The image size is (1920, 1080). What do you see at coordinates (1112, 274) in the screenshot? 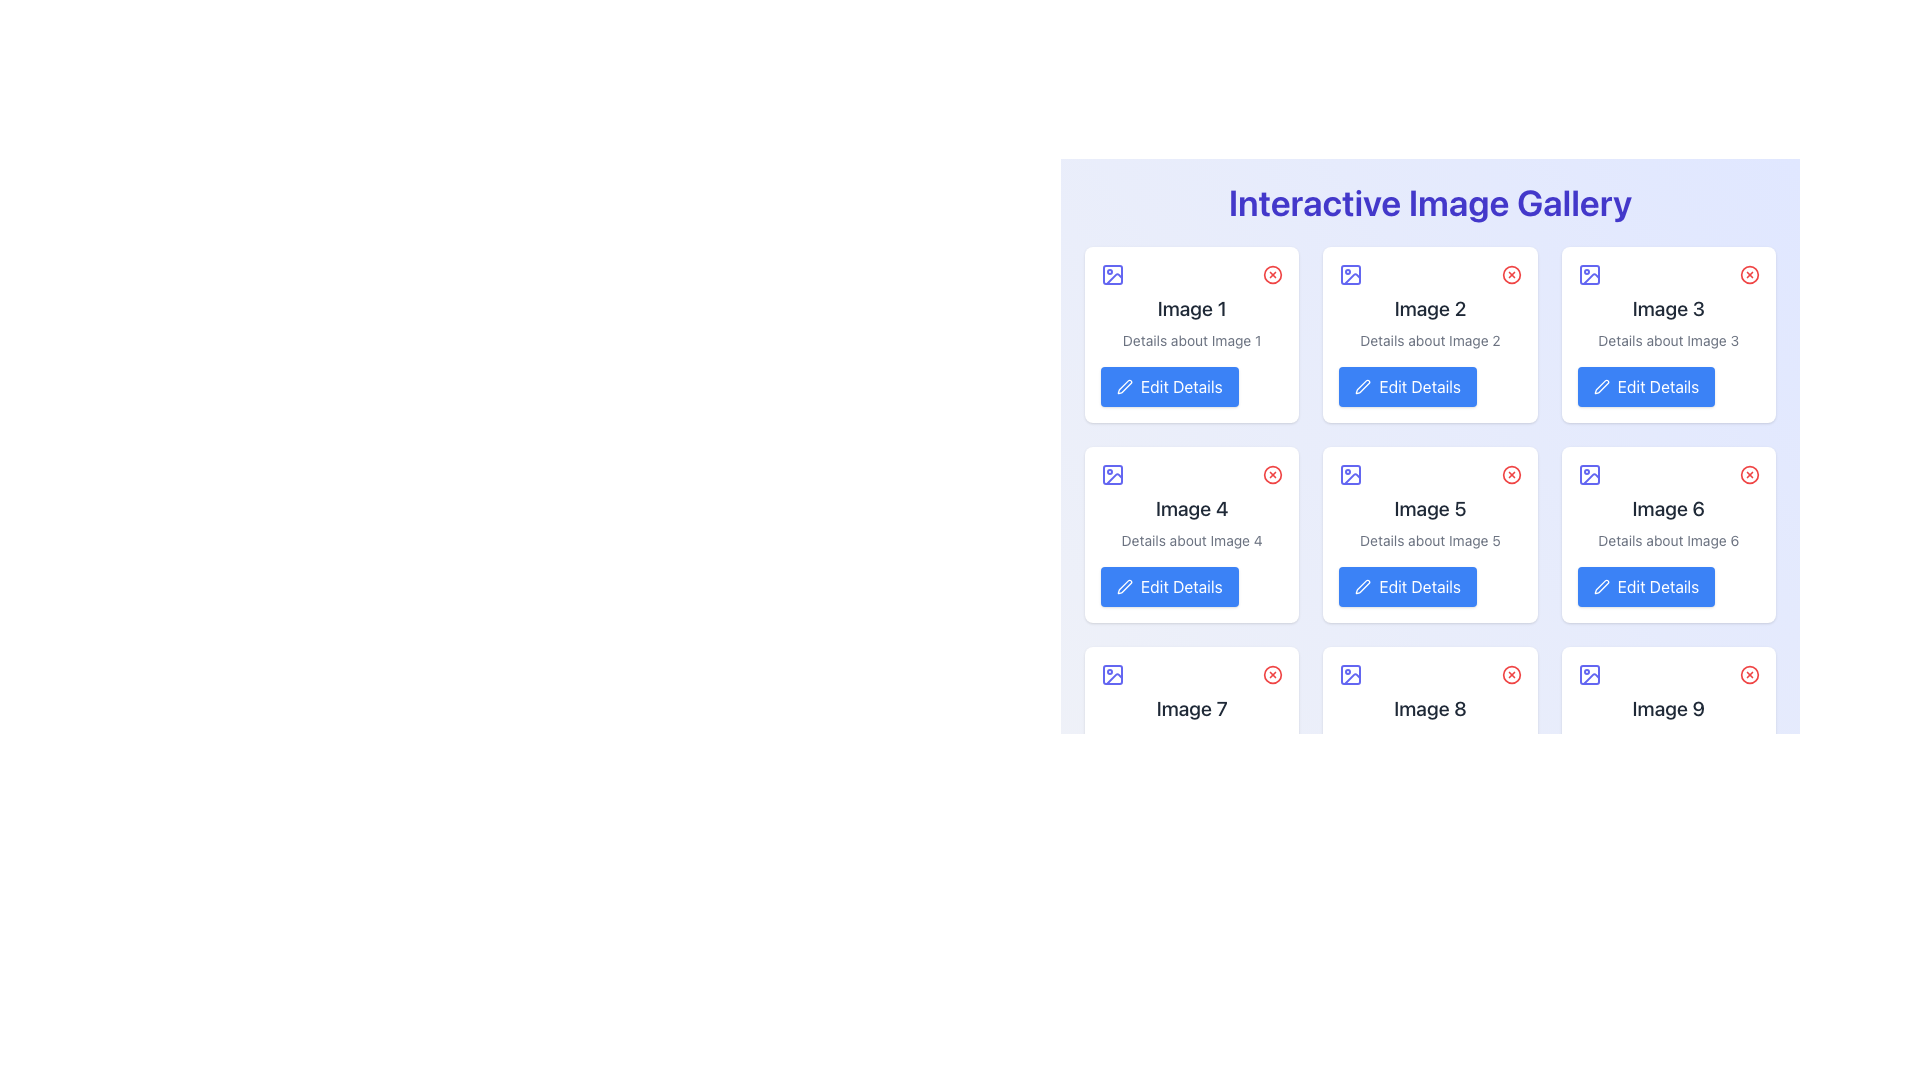
I see `the indigo square-shaped icon with a circle and slash design located in the top-left corner of the card titled 'Image 1' in the image gallery` at bounding box center [1112, 274].